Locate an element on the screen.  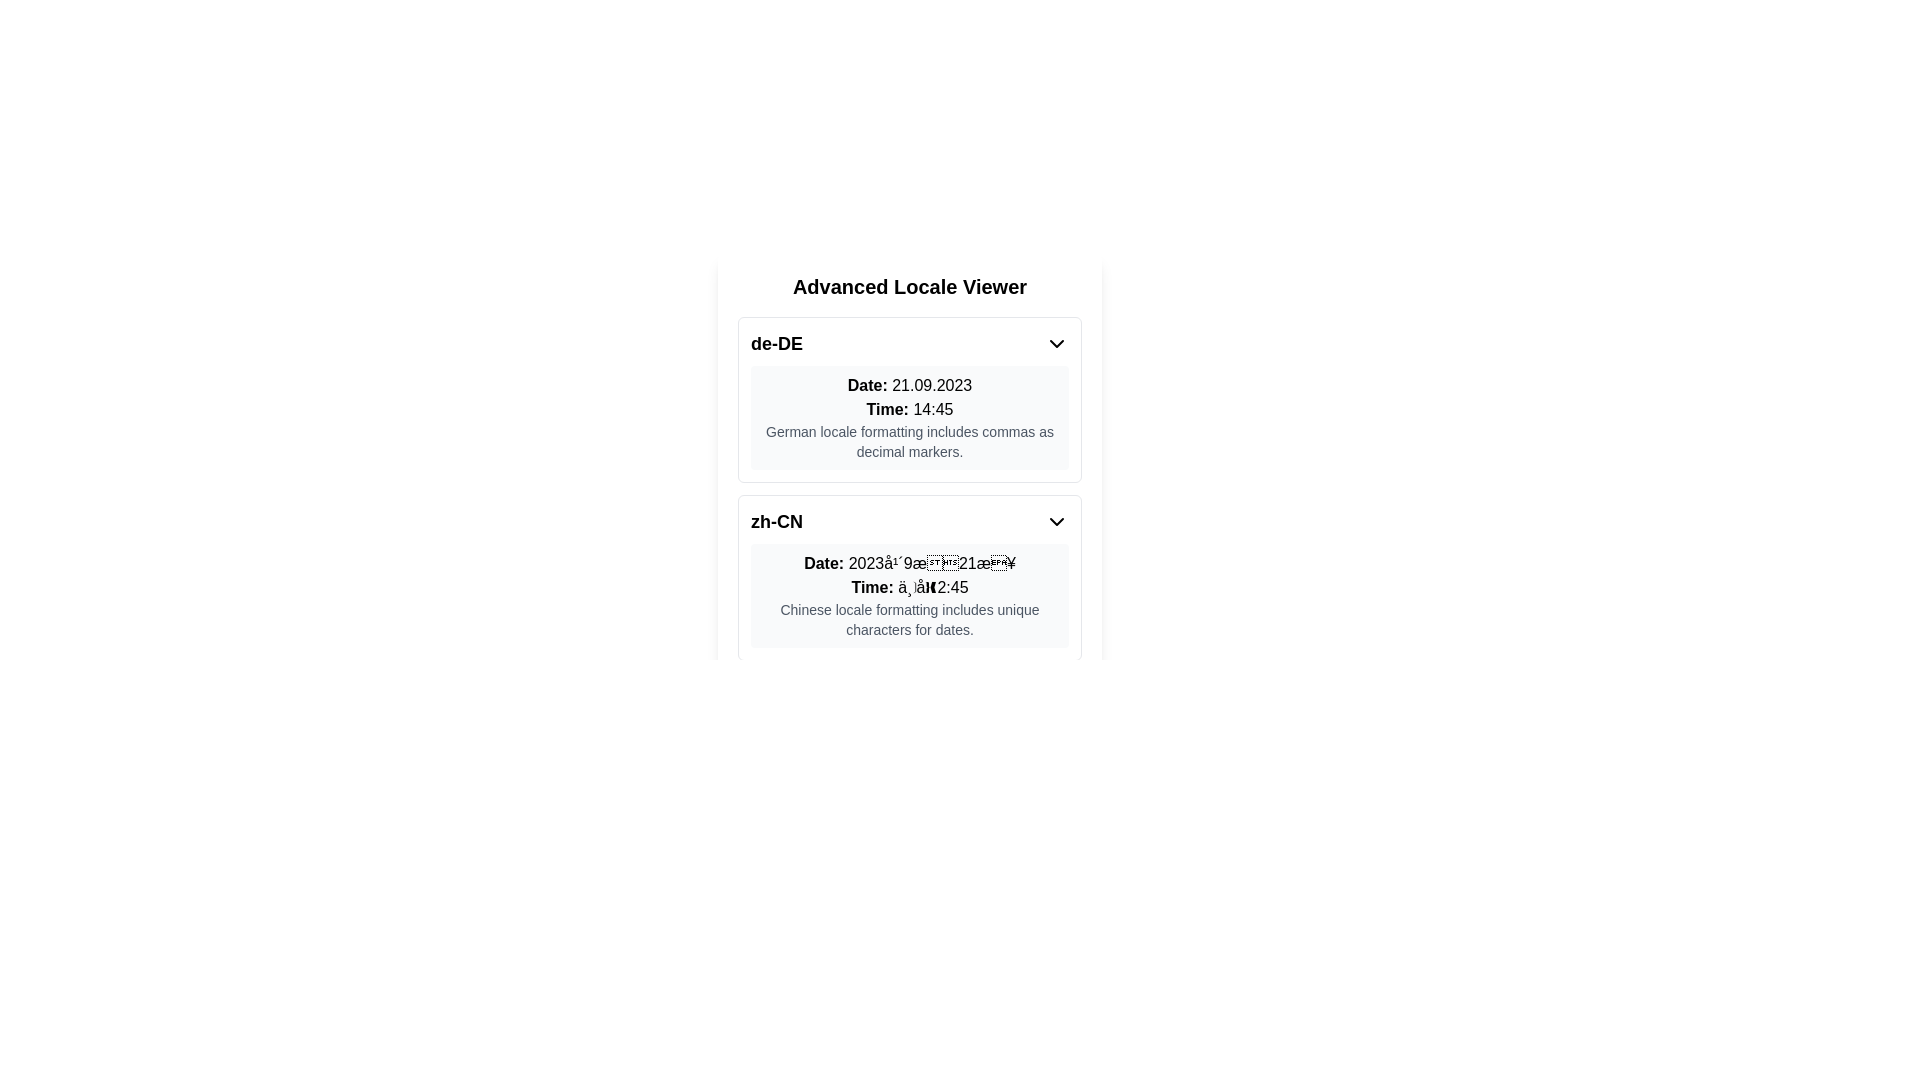
the Text label that indicates the time value, positioned to the left of '14:45' is located at coordinates (886, 408).